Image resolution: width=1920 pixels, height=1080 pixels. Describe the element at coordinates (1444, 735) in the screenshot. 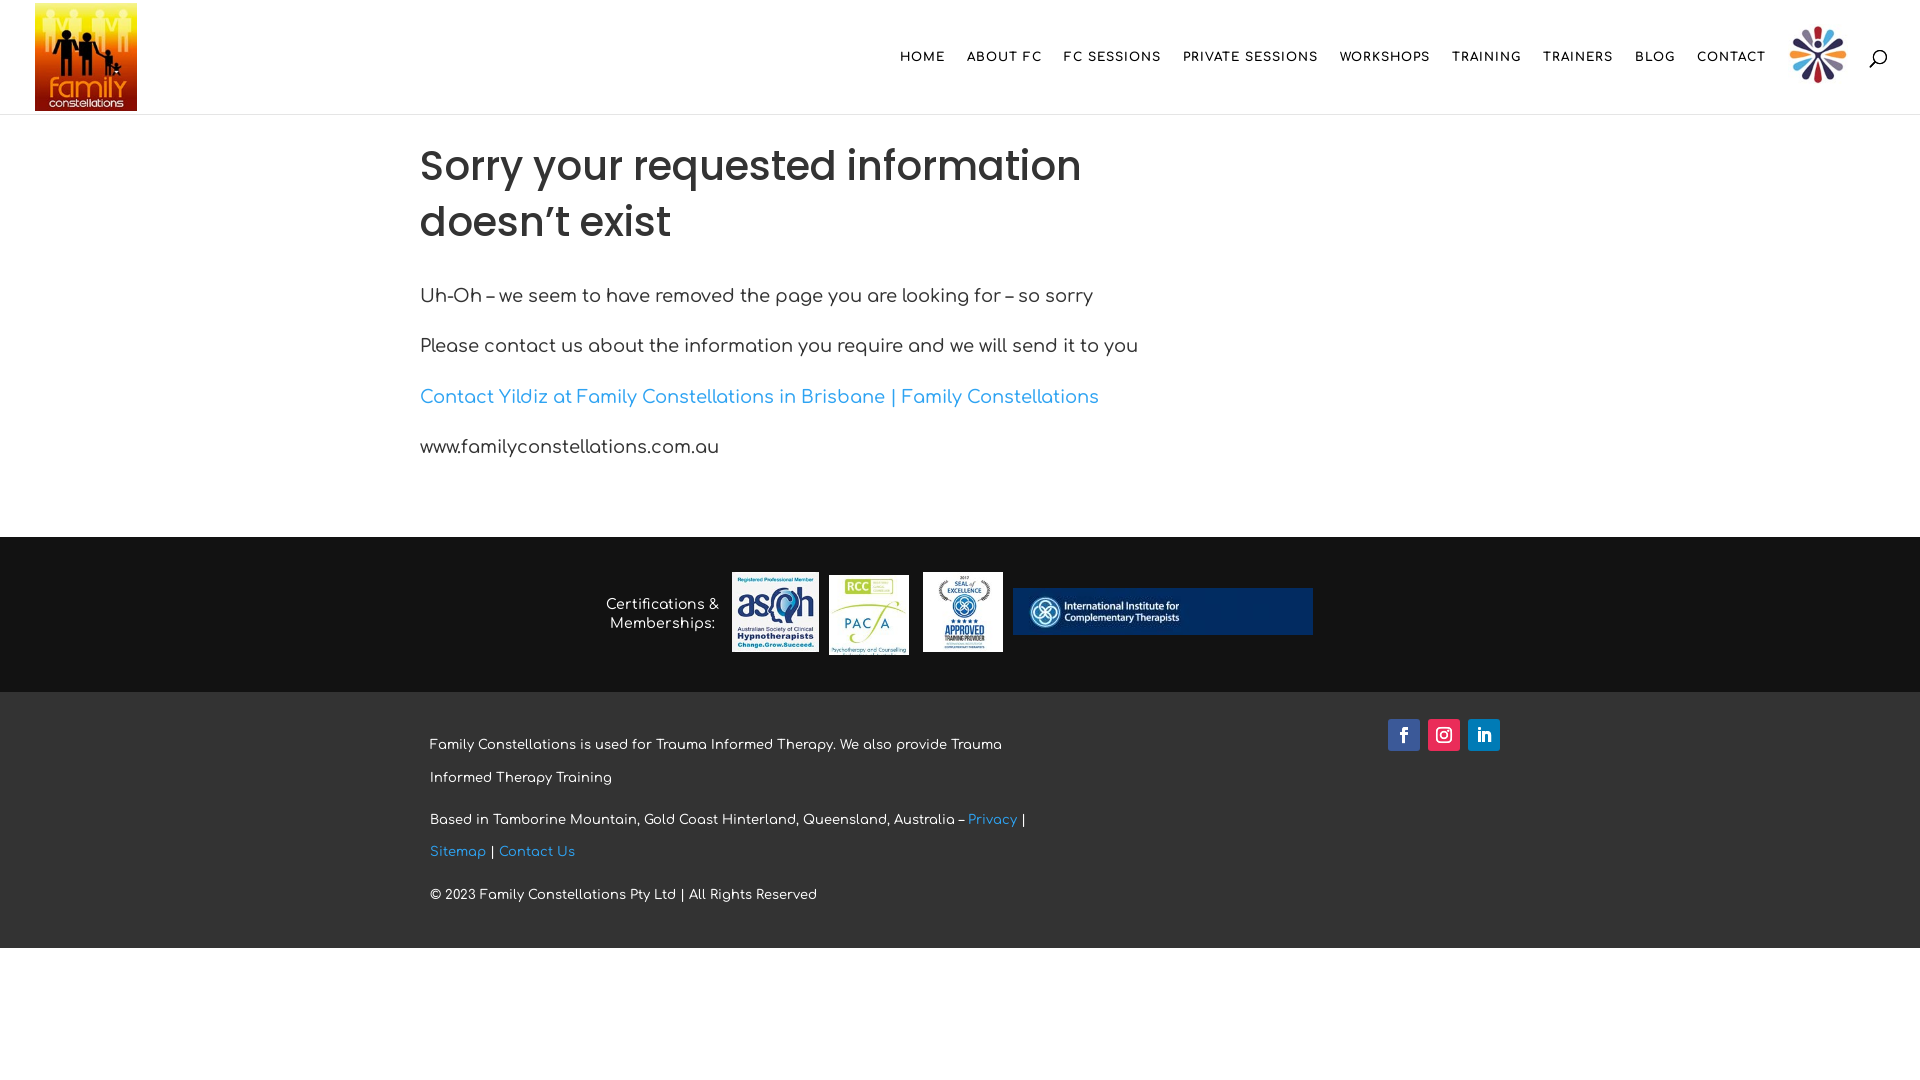

I see `'Follow on Instagram'` at that location.